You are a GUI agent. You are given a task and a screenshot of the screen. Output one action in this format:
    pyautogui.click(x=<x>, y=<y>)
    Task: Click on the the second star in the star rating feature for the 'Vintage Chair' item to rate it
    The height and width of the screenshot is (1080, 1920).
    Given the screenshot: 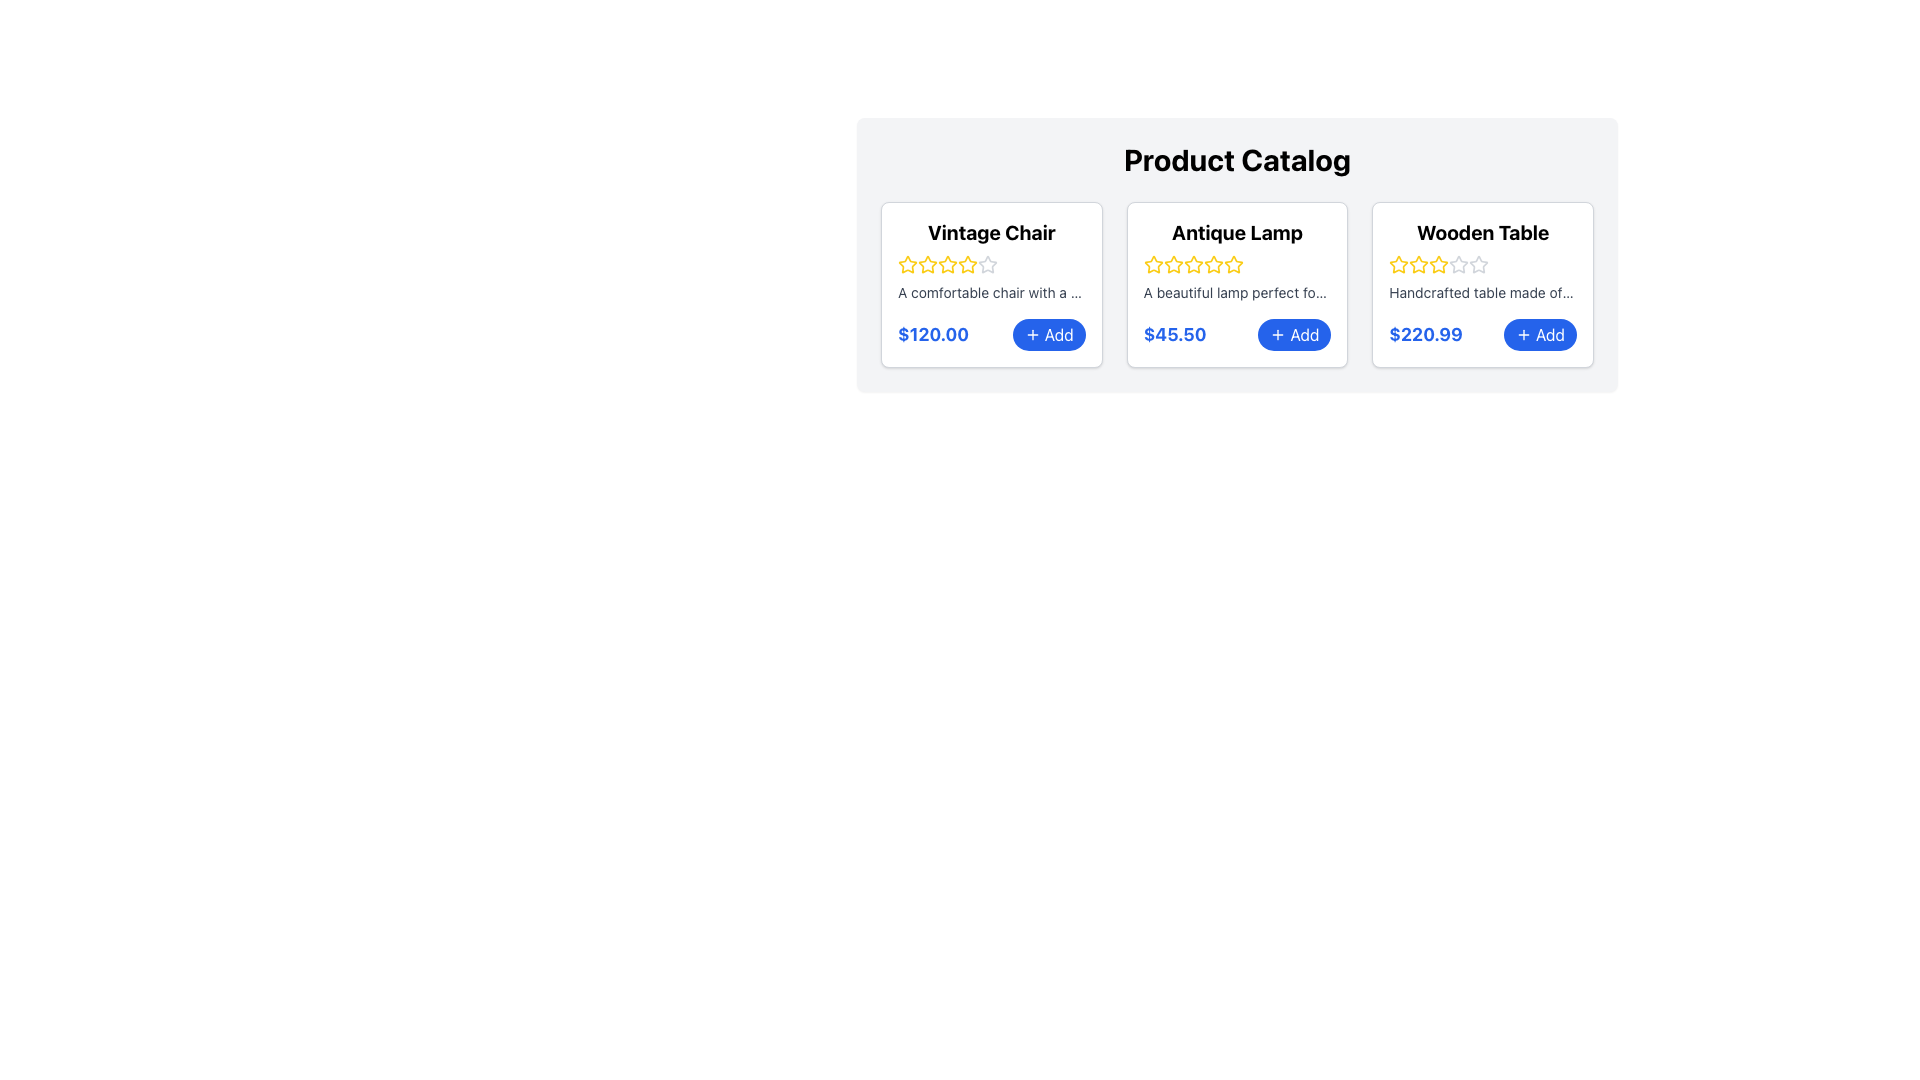 What is the action you would take?
    pyautogui.click(x=947, y=263)
    